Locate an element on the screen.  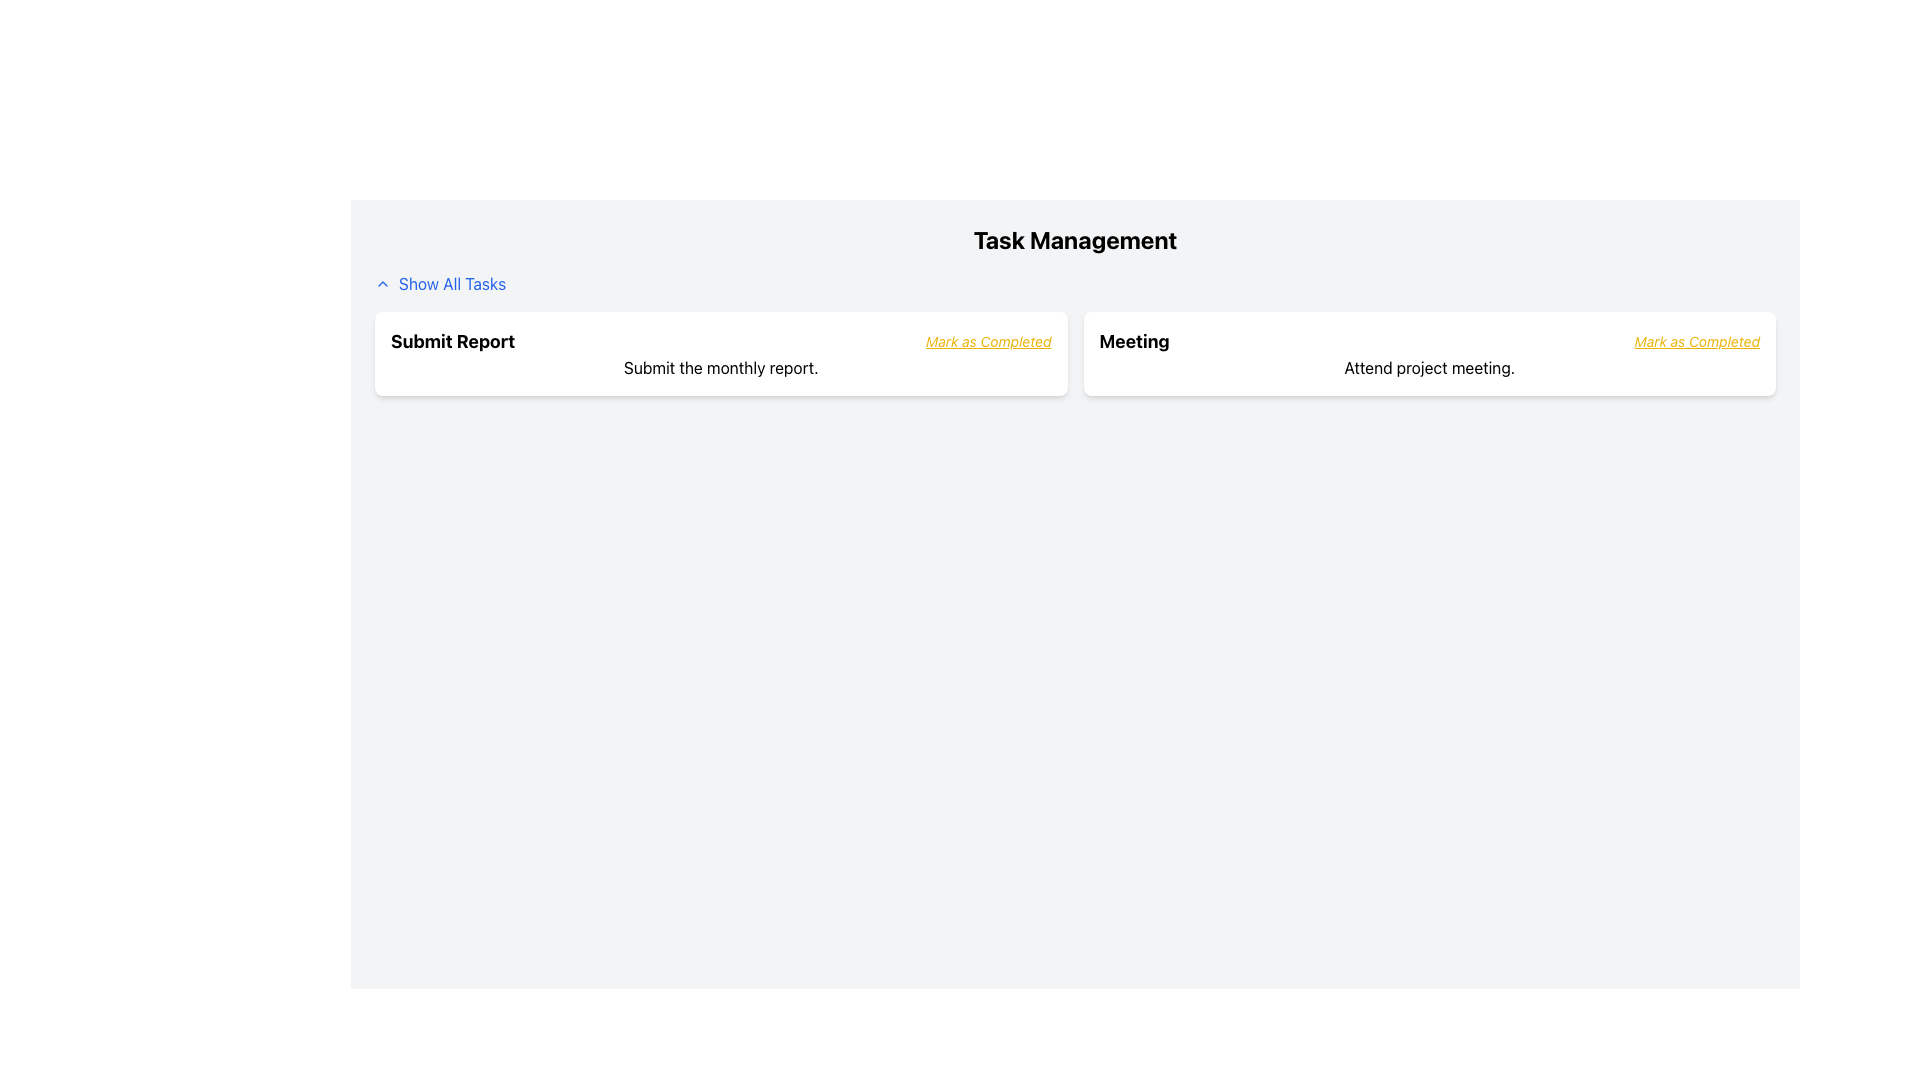
the upward motion icon located to the left of the 'Show All Tasks' text is located at coordinates (383, 284).